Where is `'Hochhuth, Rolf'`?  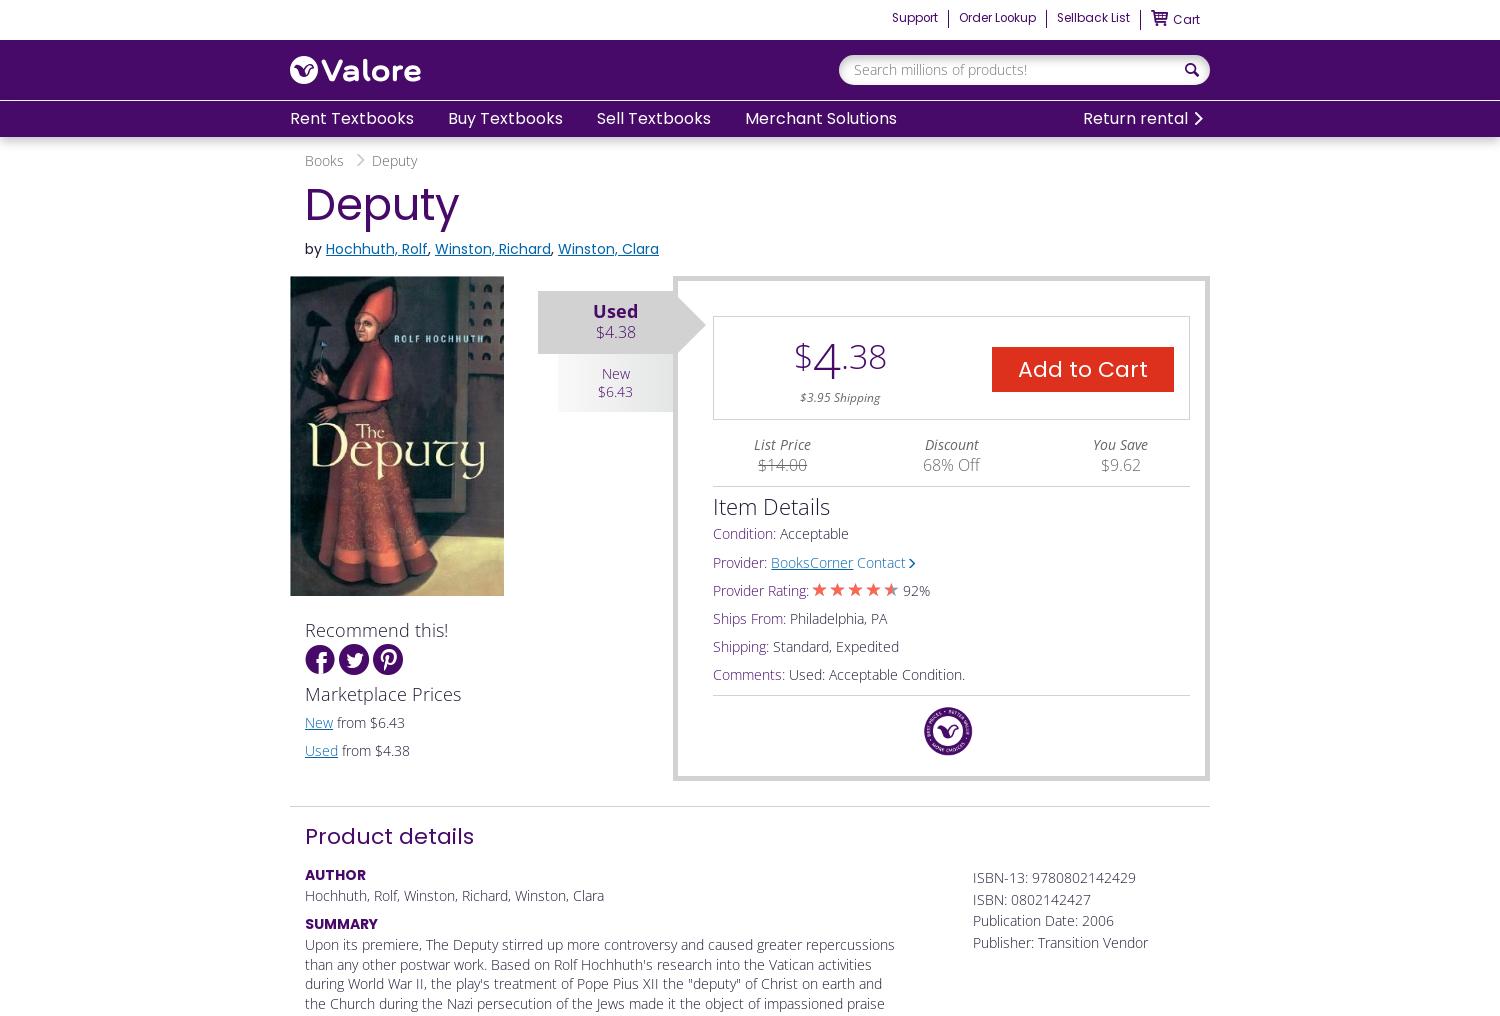
'Hochhuth, Rolf' is located at coordinates (376, 248).